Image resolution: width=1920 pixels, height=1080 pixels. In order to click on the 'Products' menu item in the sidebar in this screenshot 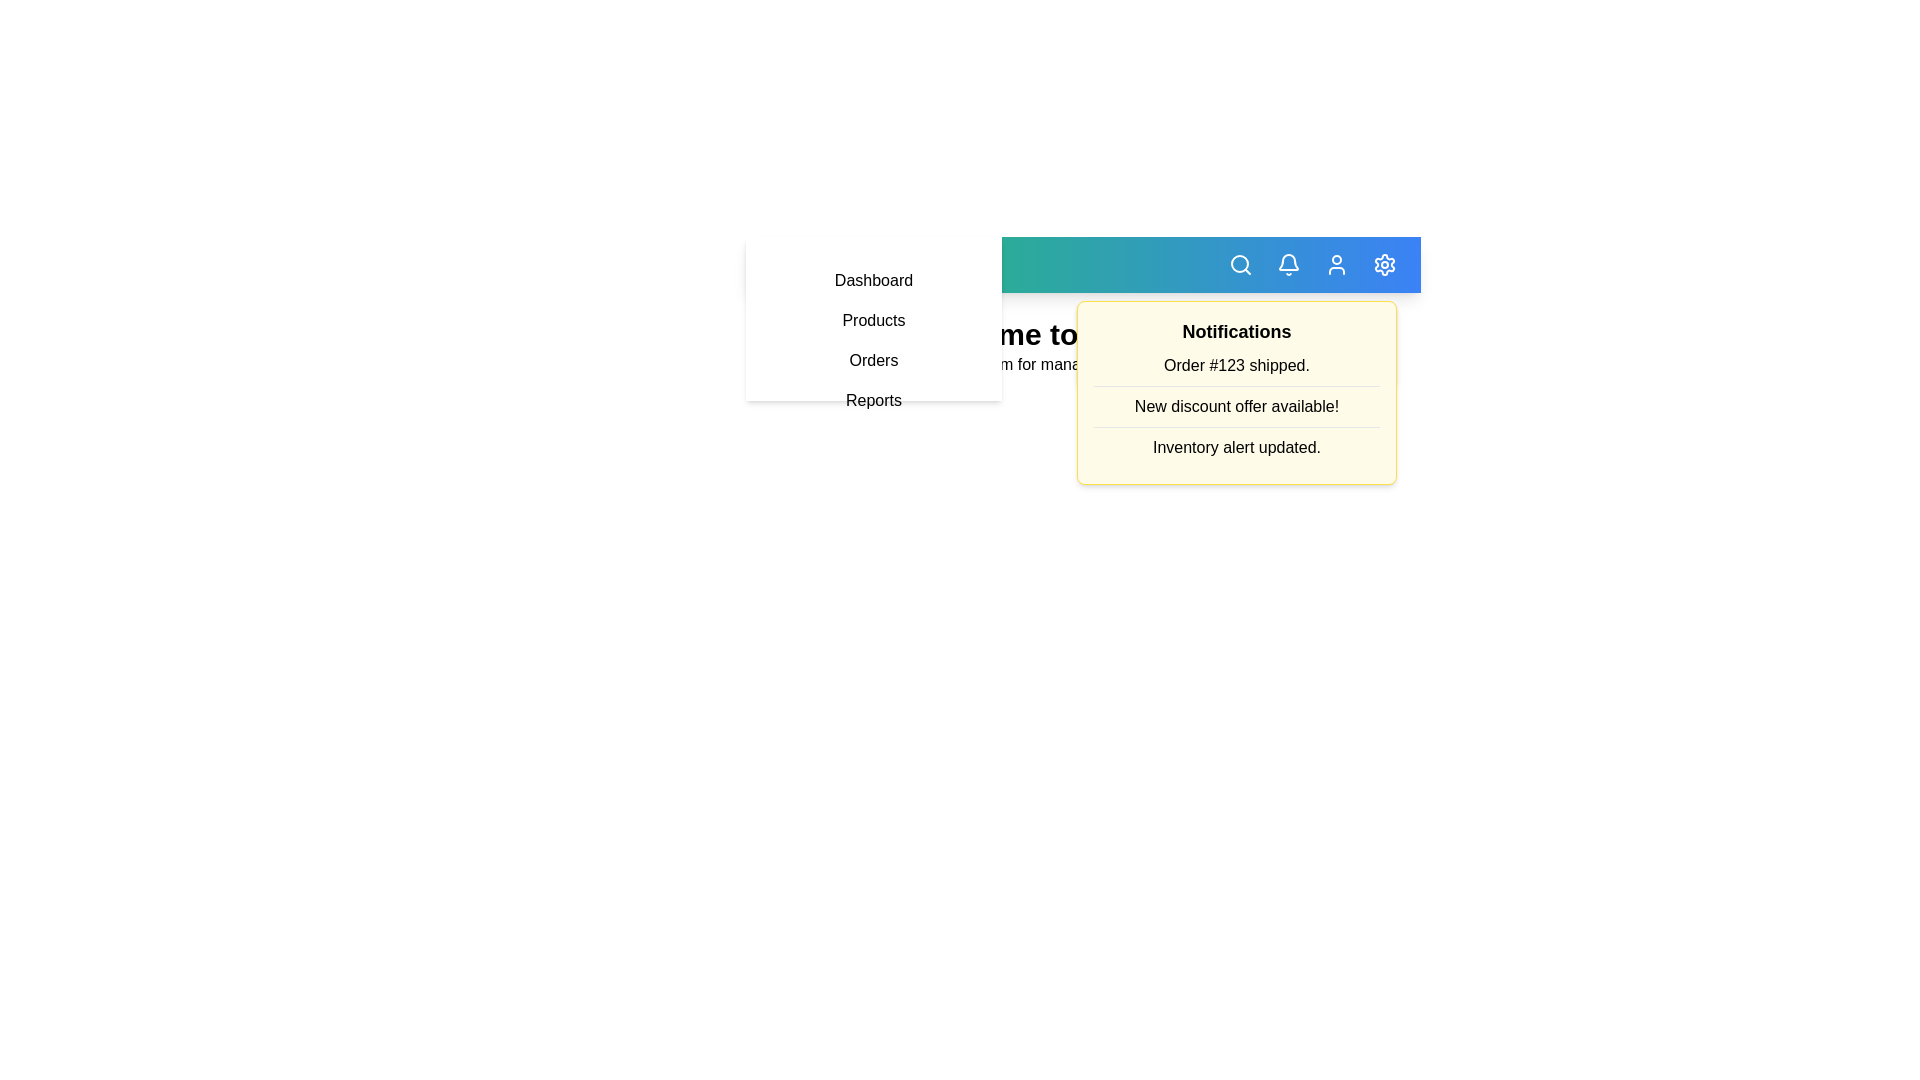, I will do `click(873, 339)`.